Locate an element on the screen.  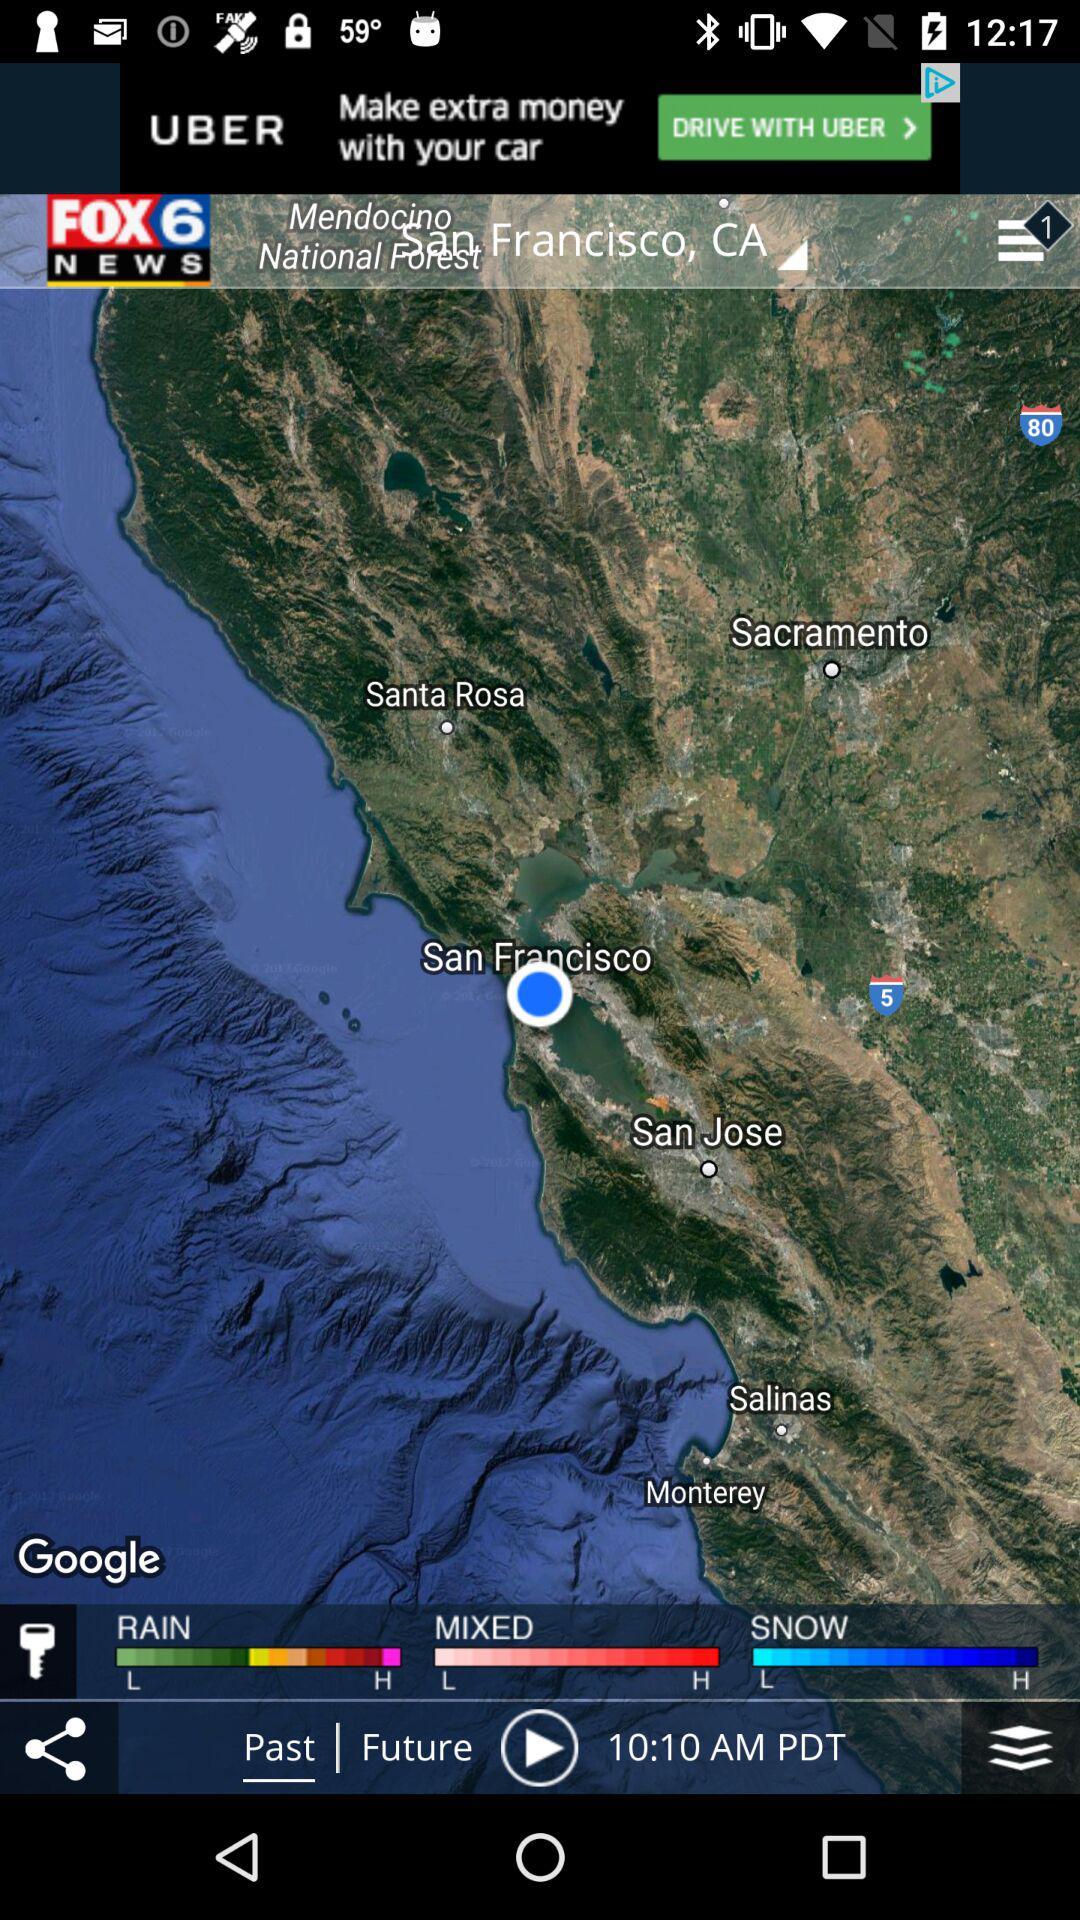
item to the right of 10 10 am icon is located at coordinates (1020, 1746).